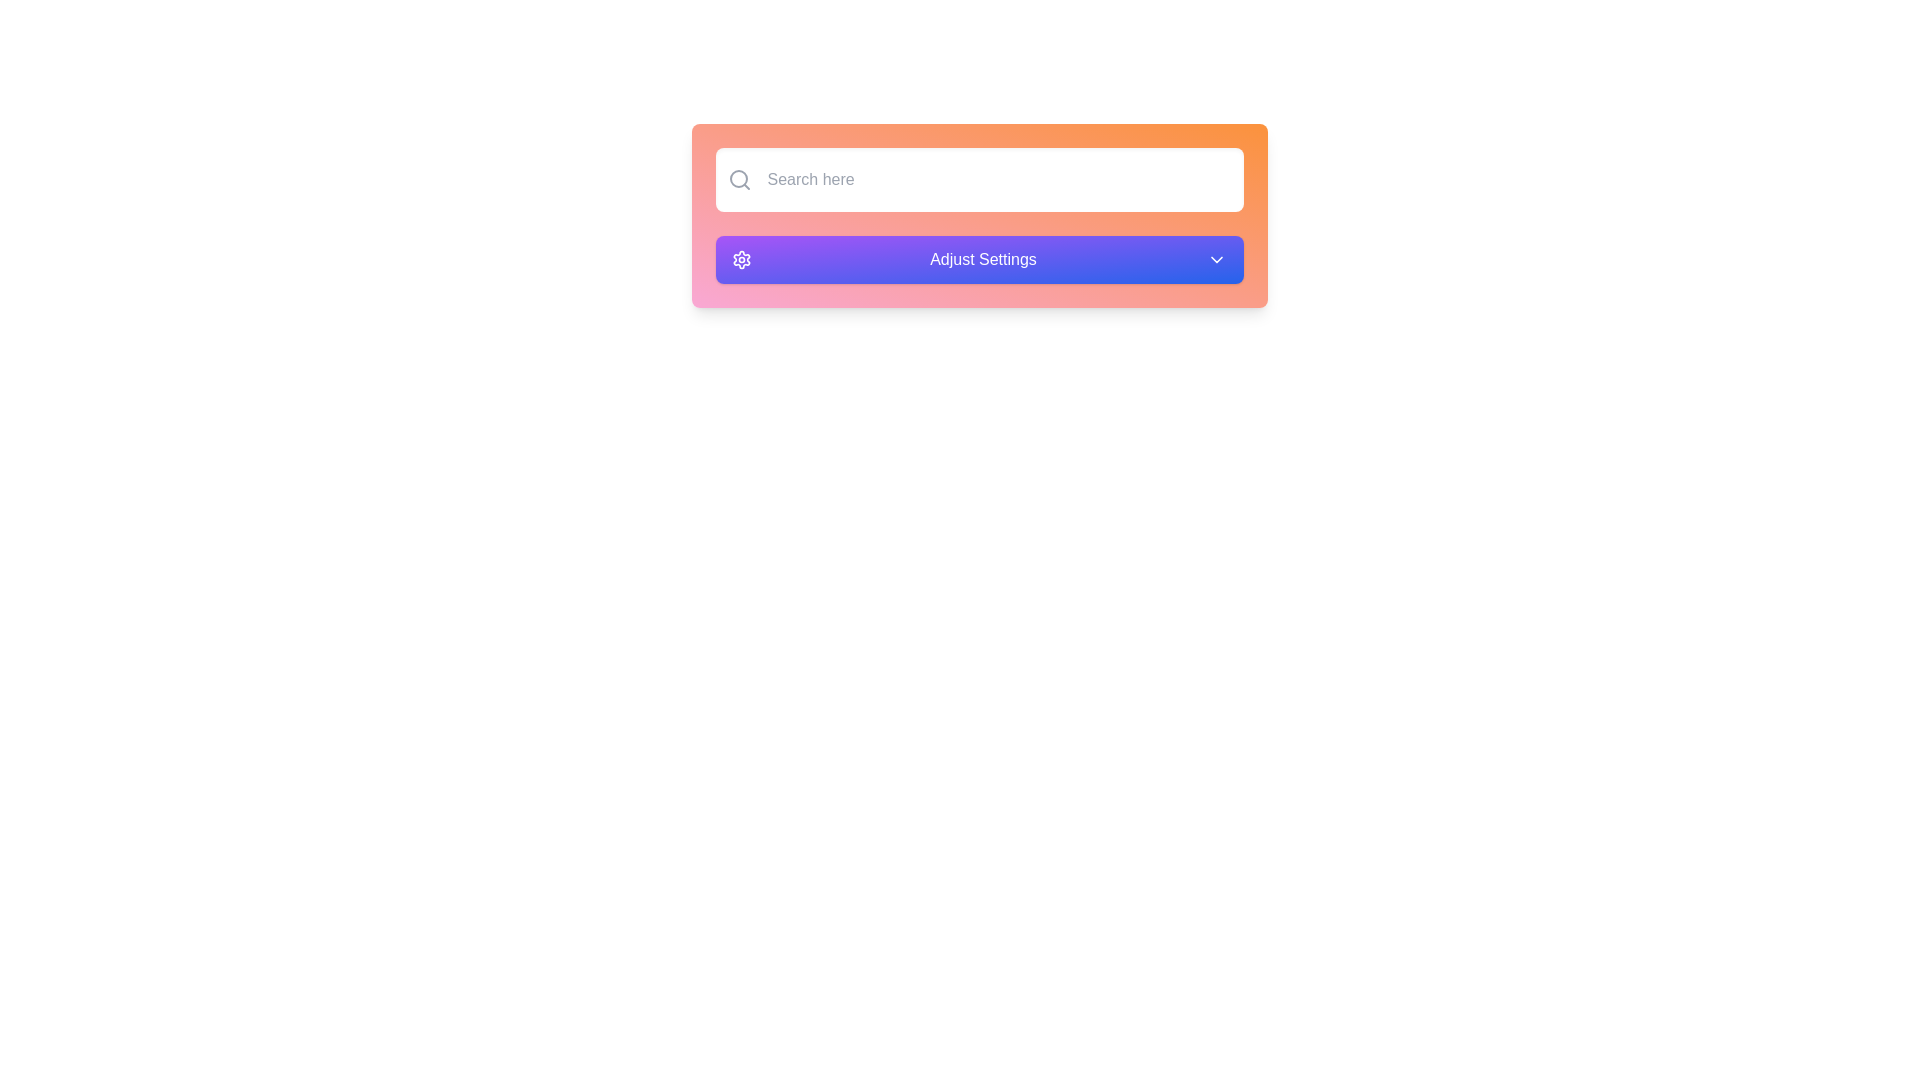 The height and width of the screenshot is (1080, 1920). Describe the element at coordinates (737, 177) in the screenshot. I see `the graphic circle element that visually represents a magnifying glass within the search icon, which is positioned to the left of the 'Search here' input field` at that location.